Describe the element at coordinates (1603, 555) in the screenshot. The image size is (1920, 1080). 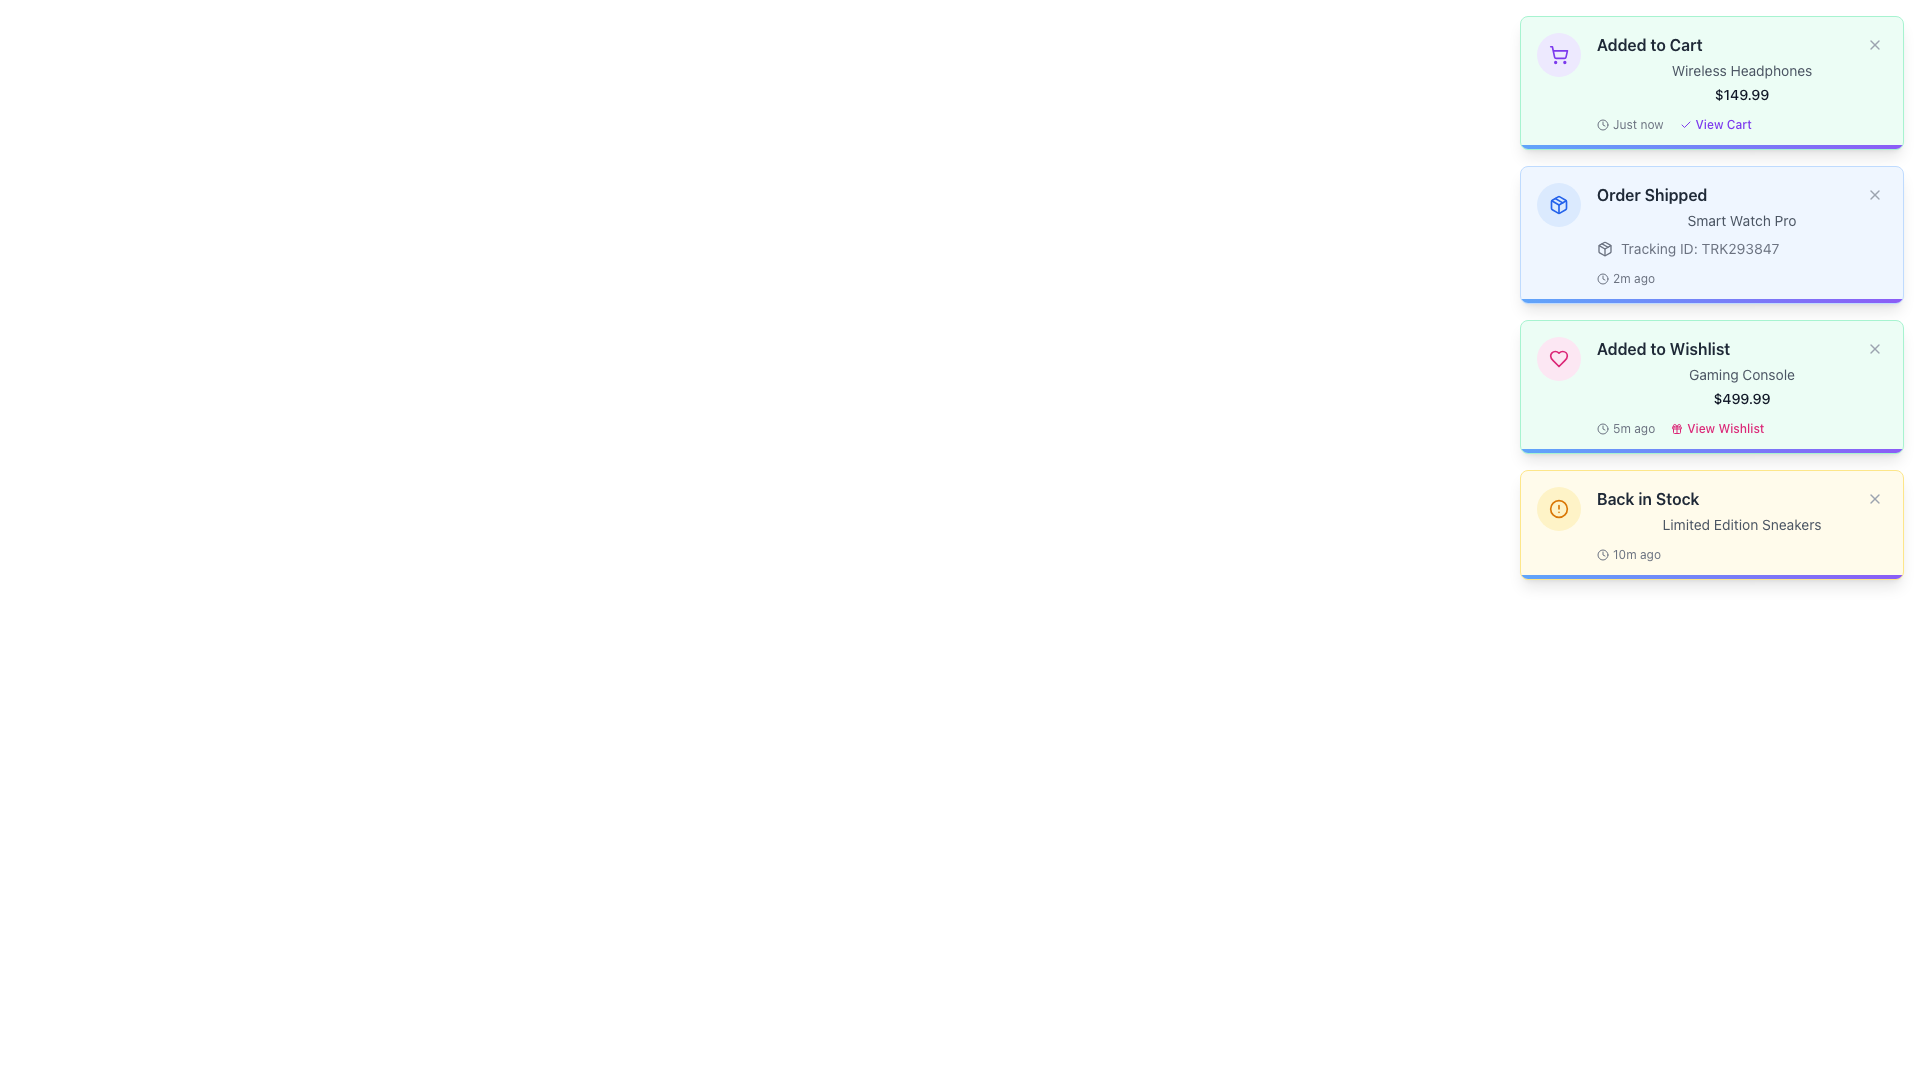
I see `the decorative icon indicating the time since the event occurred, which is located to the left of the '10m ago' text under the 'Back in Stock' card` at that location.